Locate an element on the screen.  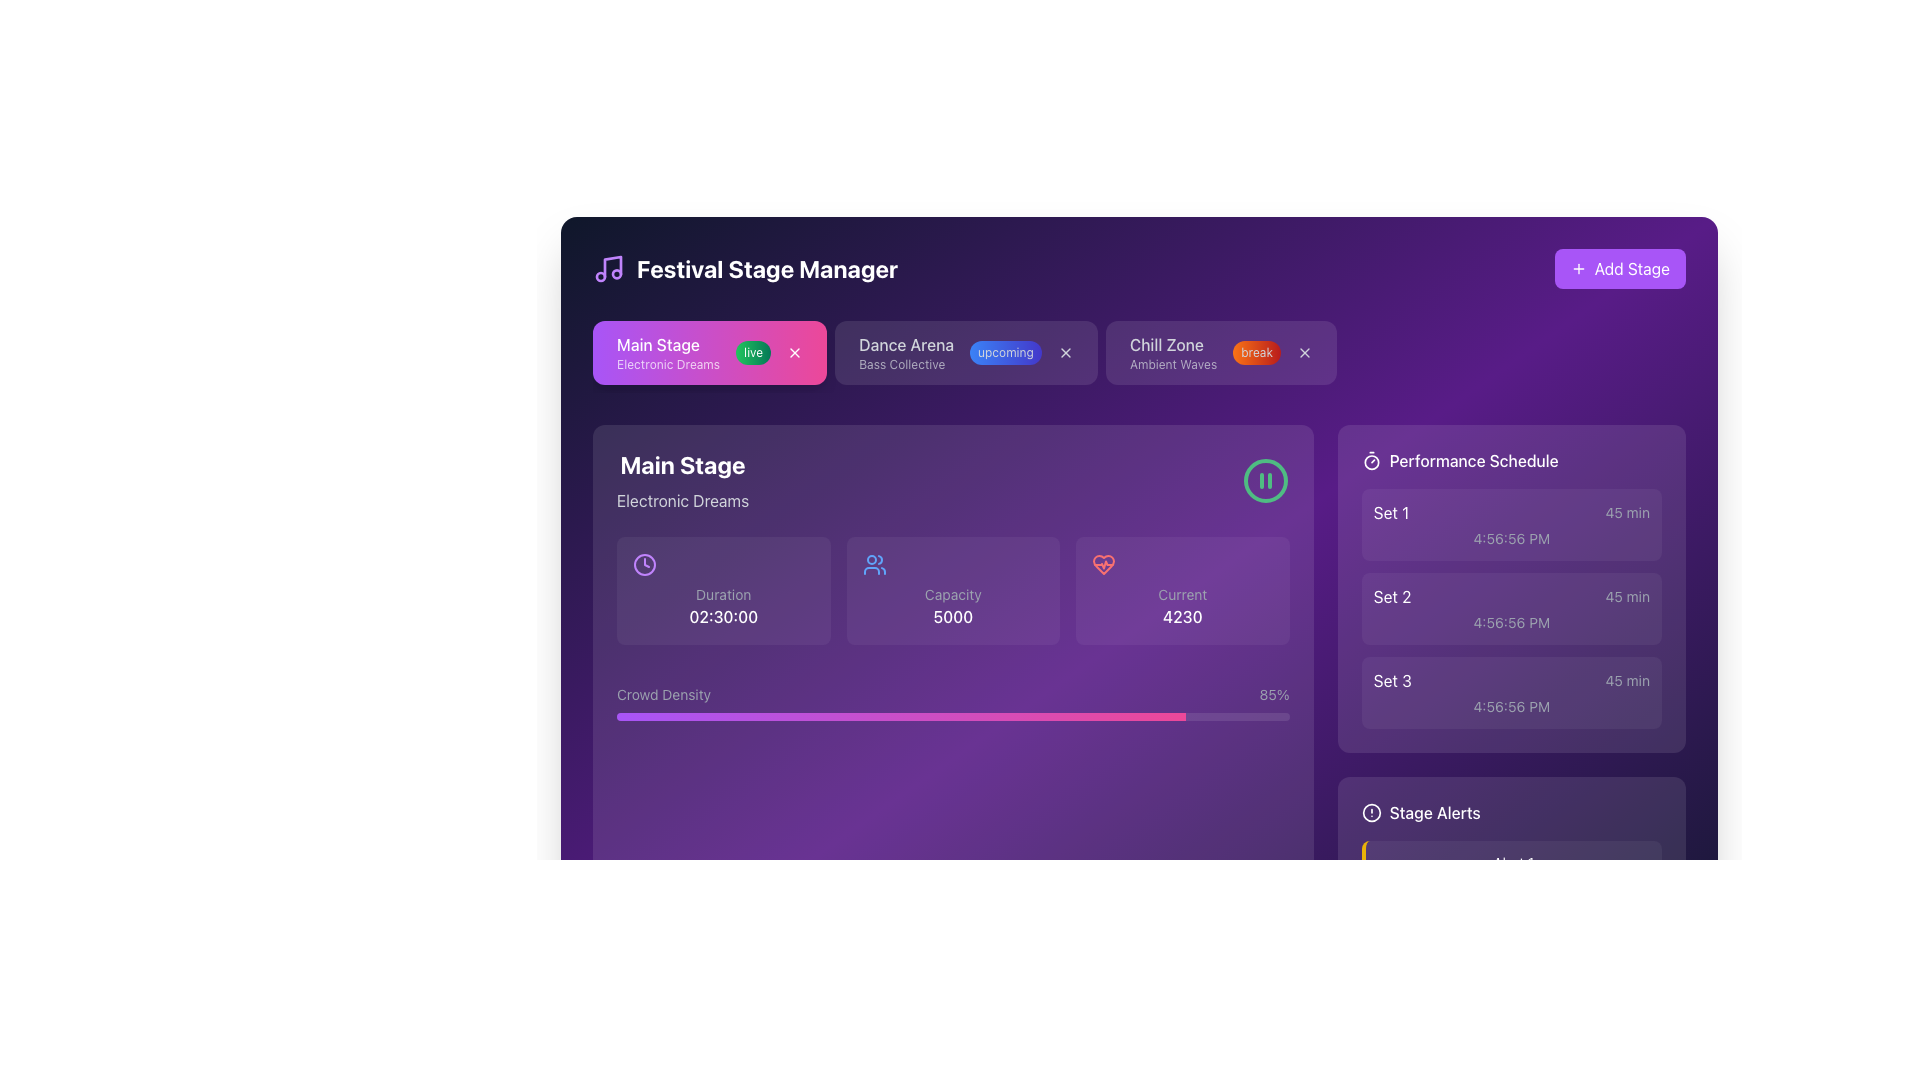
text label that says 'Main Stage', which is styled with a medium font size and placed on a vibrant pink background at the top-left section of the application interface is located at coordinates (658, 343).